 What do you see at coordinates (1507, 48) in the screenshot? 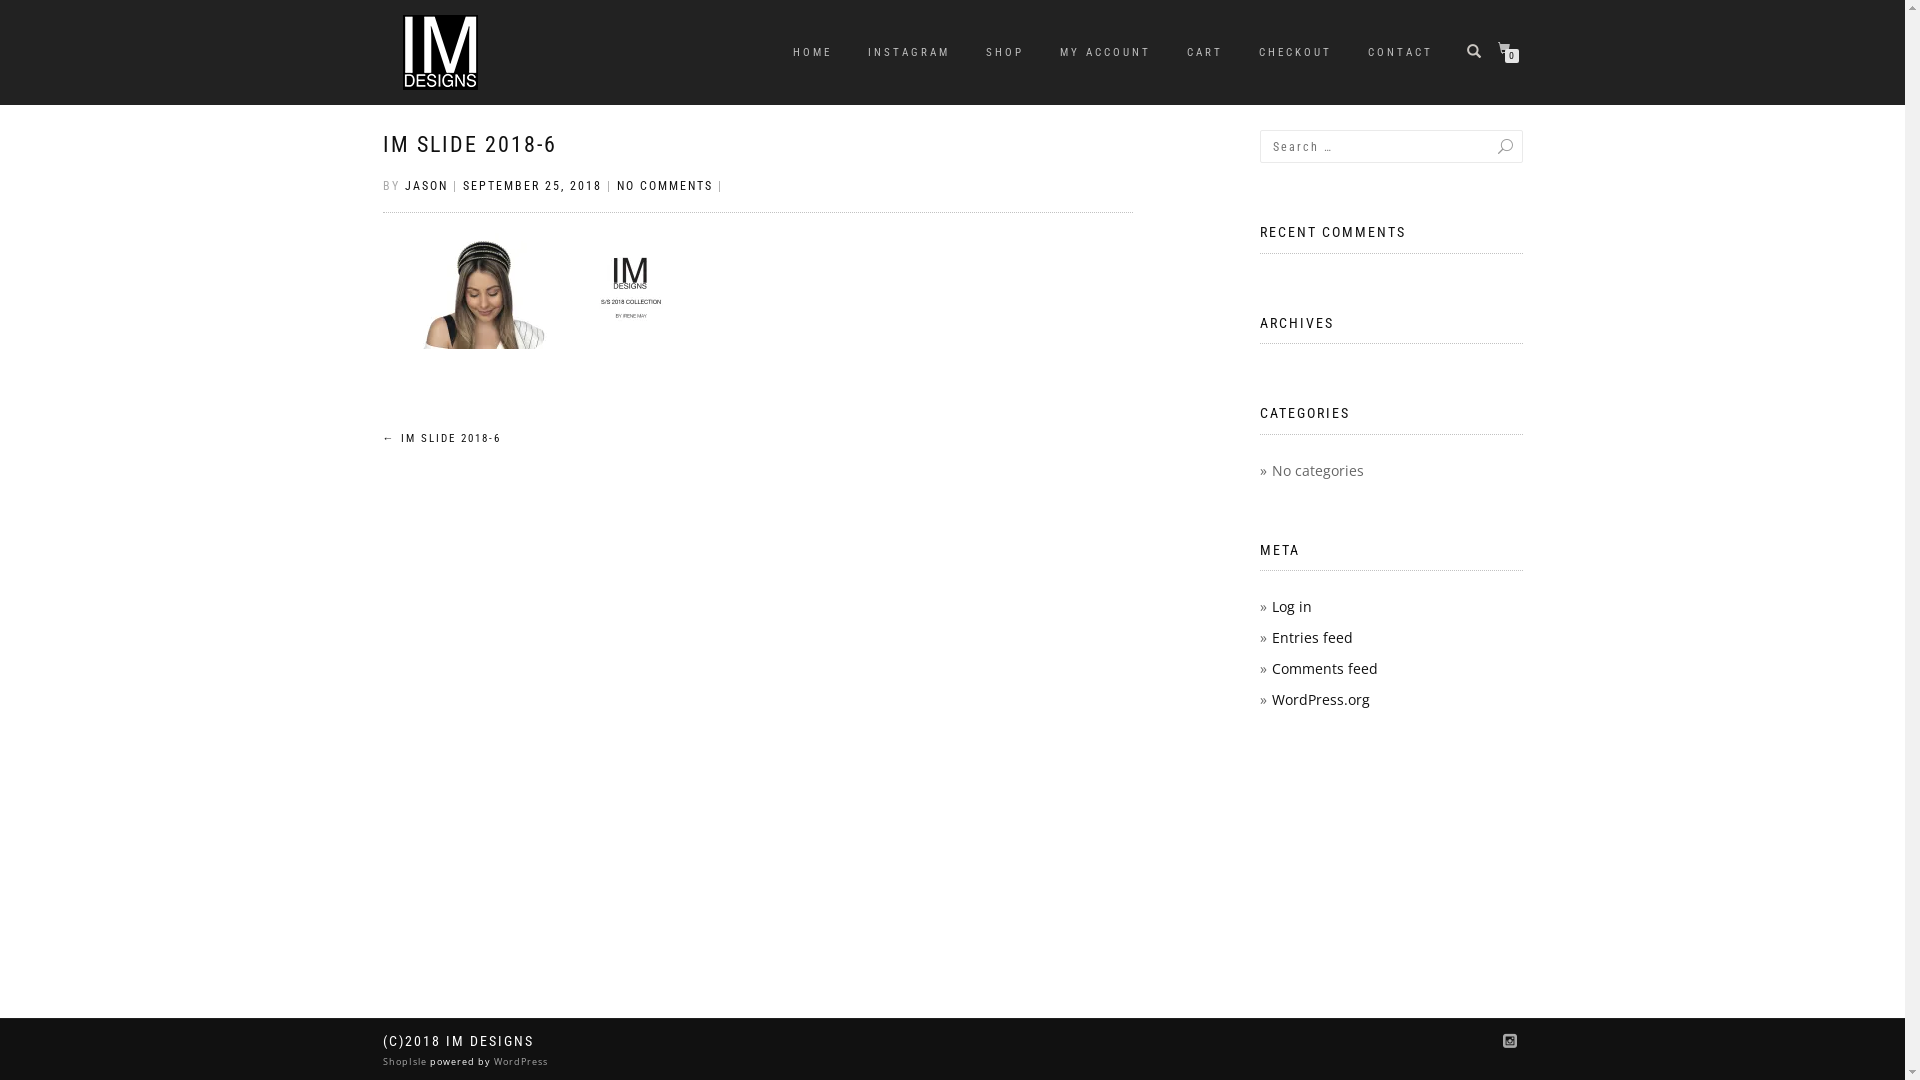
I see `'0'` at bounding box center [1507, 48].